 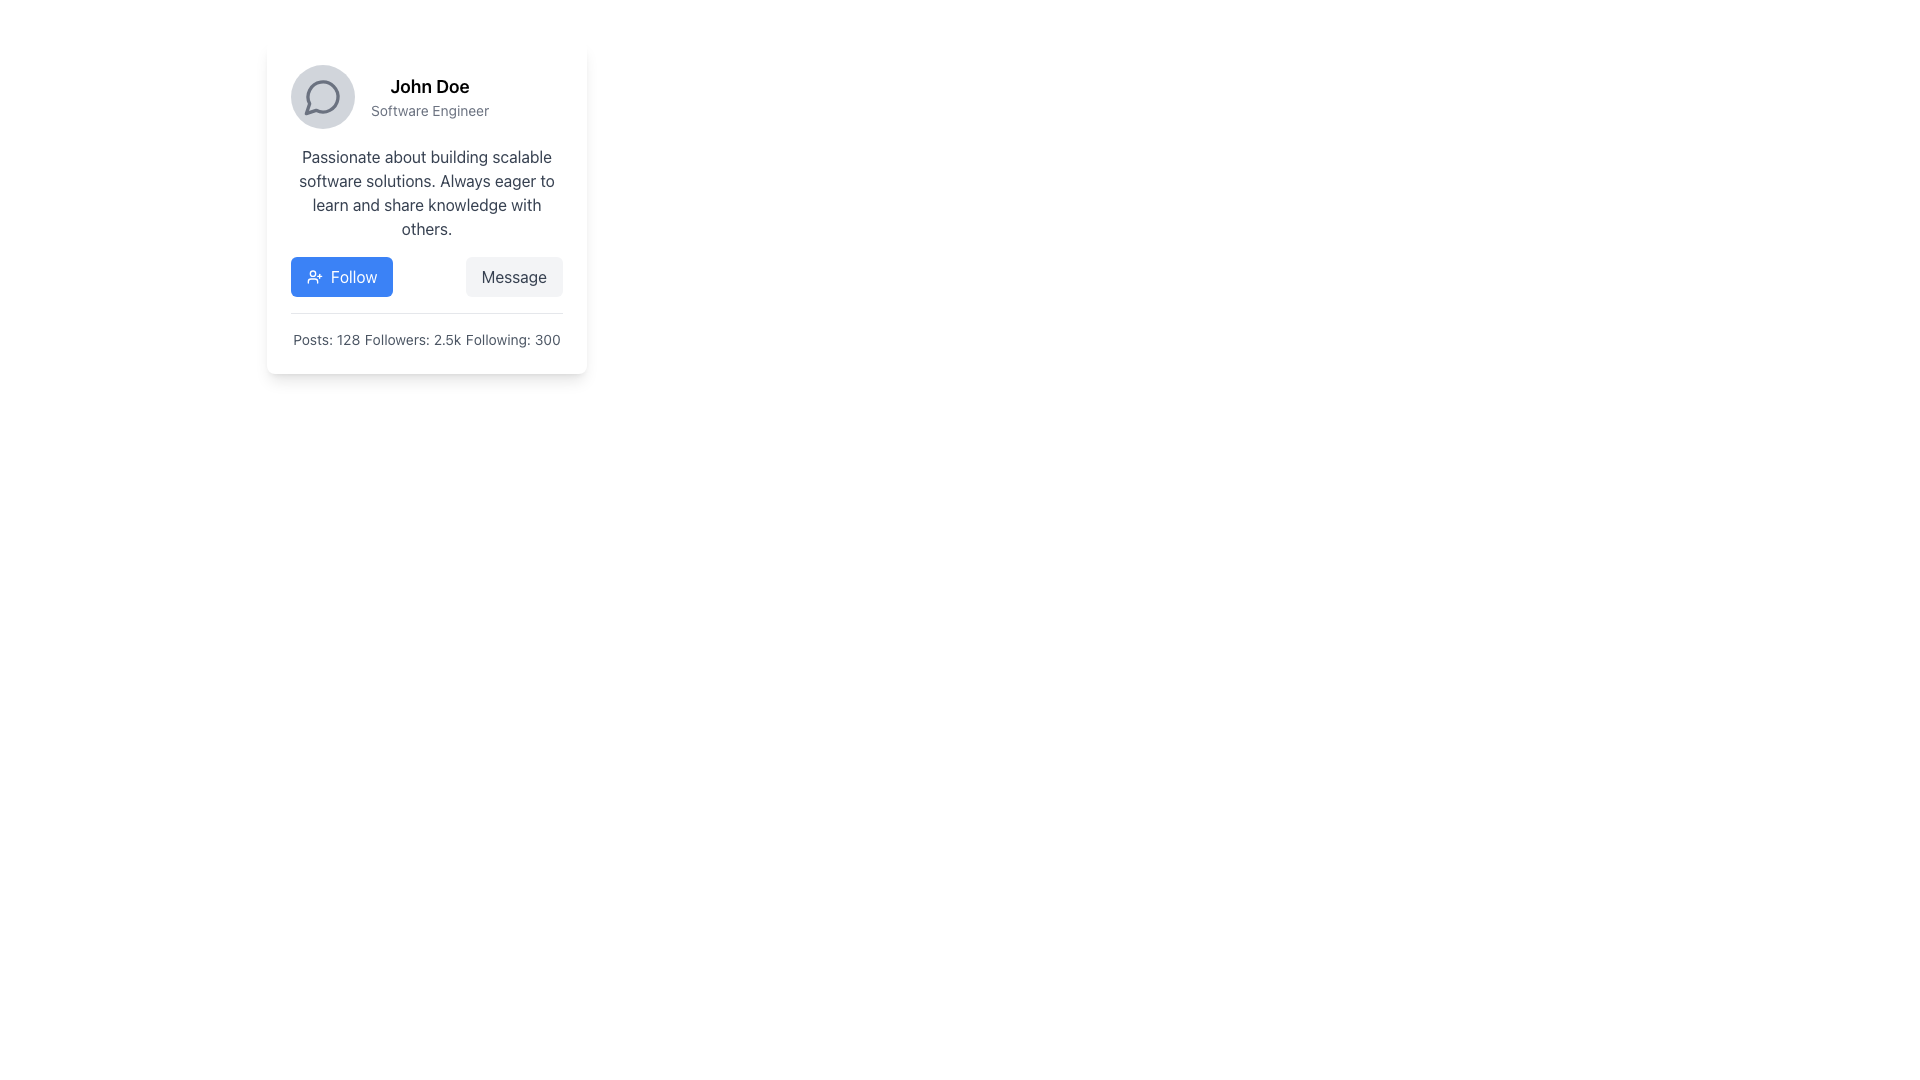 I want to click on the Text Display element that shows user statistics with 'Posts: 128', 'Followers: 2.5k', and 'Following: 300' at the bottom of the card interface, so click(x=426, y=330).